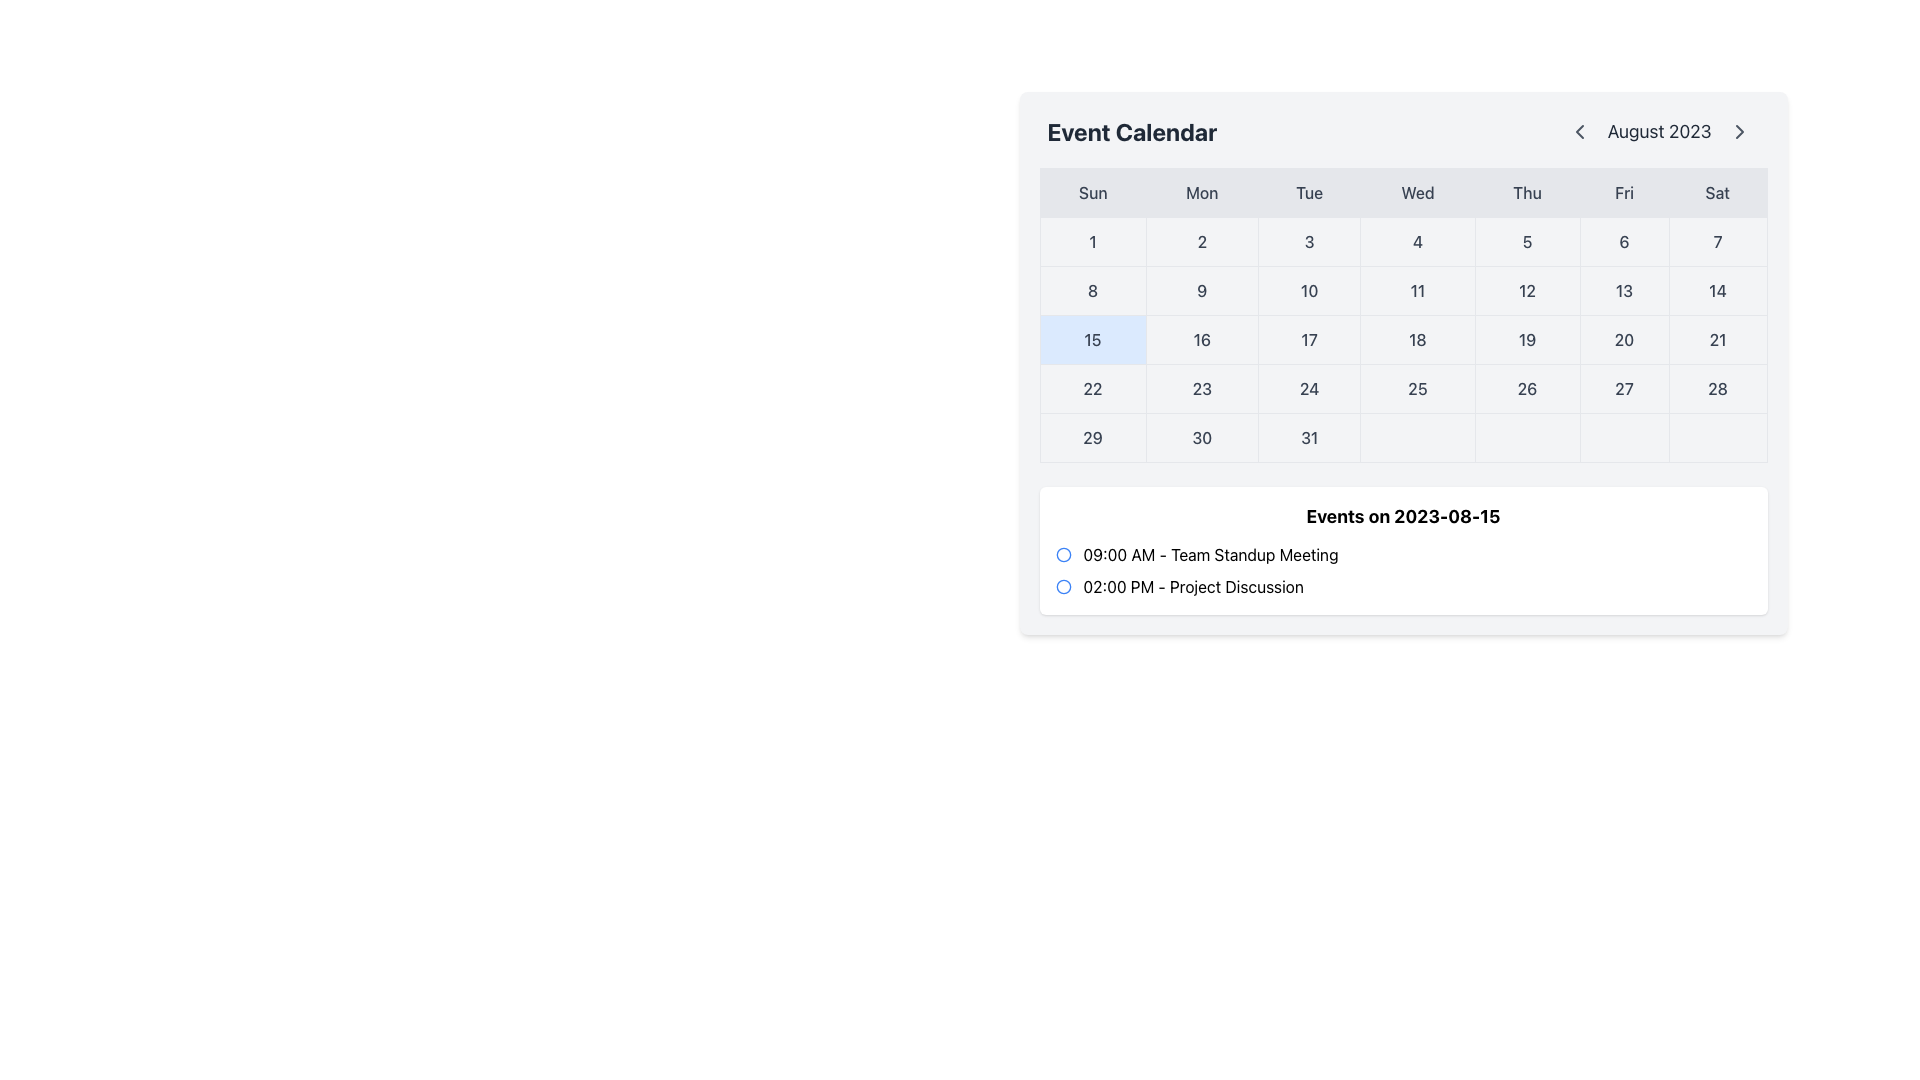 The image size is (1920, 1080). I want to click on the Day entry in the calendar grid that represents Saturday, so click(1717, 389).